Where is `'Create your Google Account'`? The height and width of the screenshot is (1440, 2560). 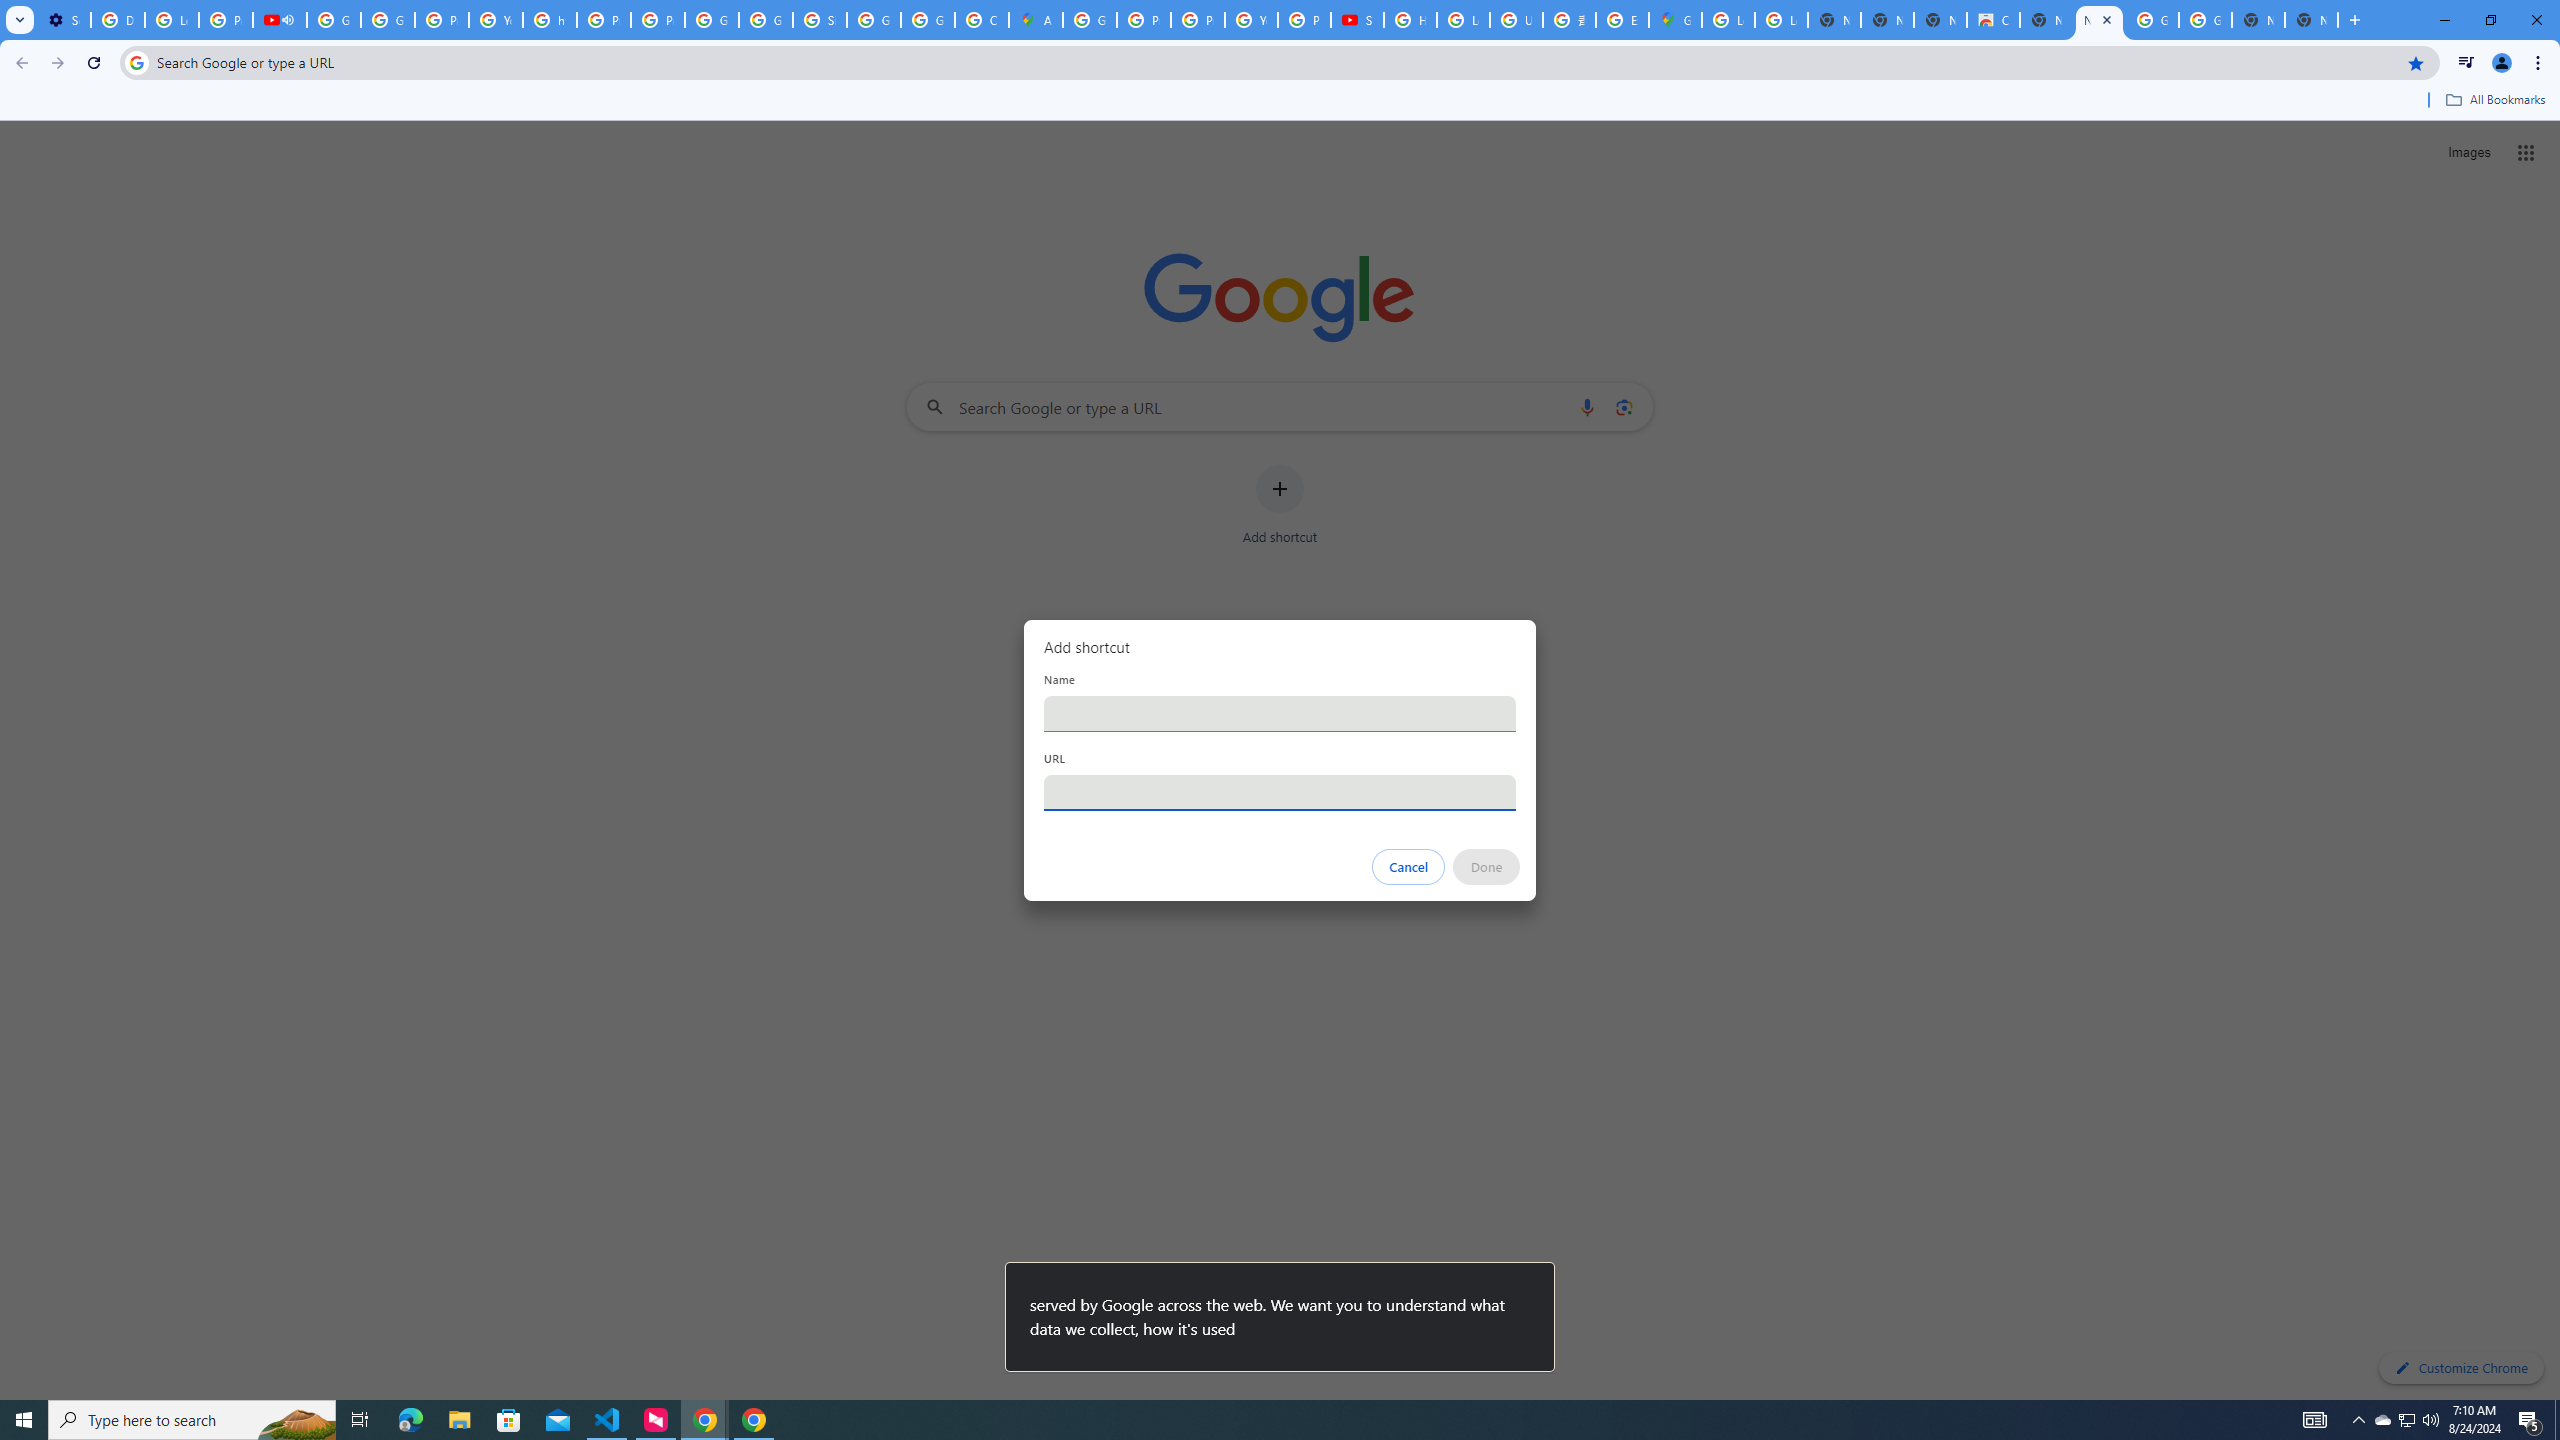 'Create your Google Account' is located at coordinates (982, 19).